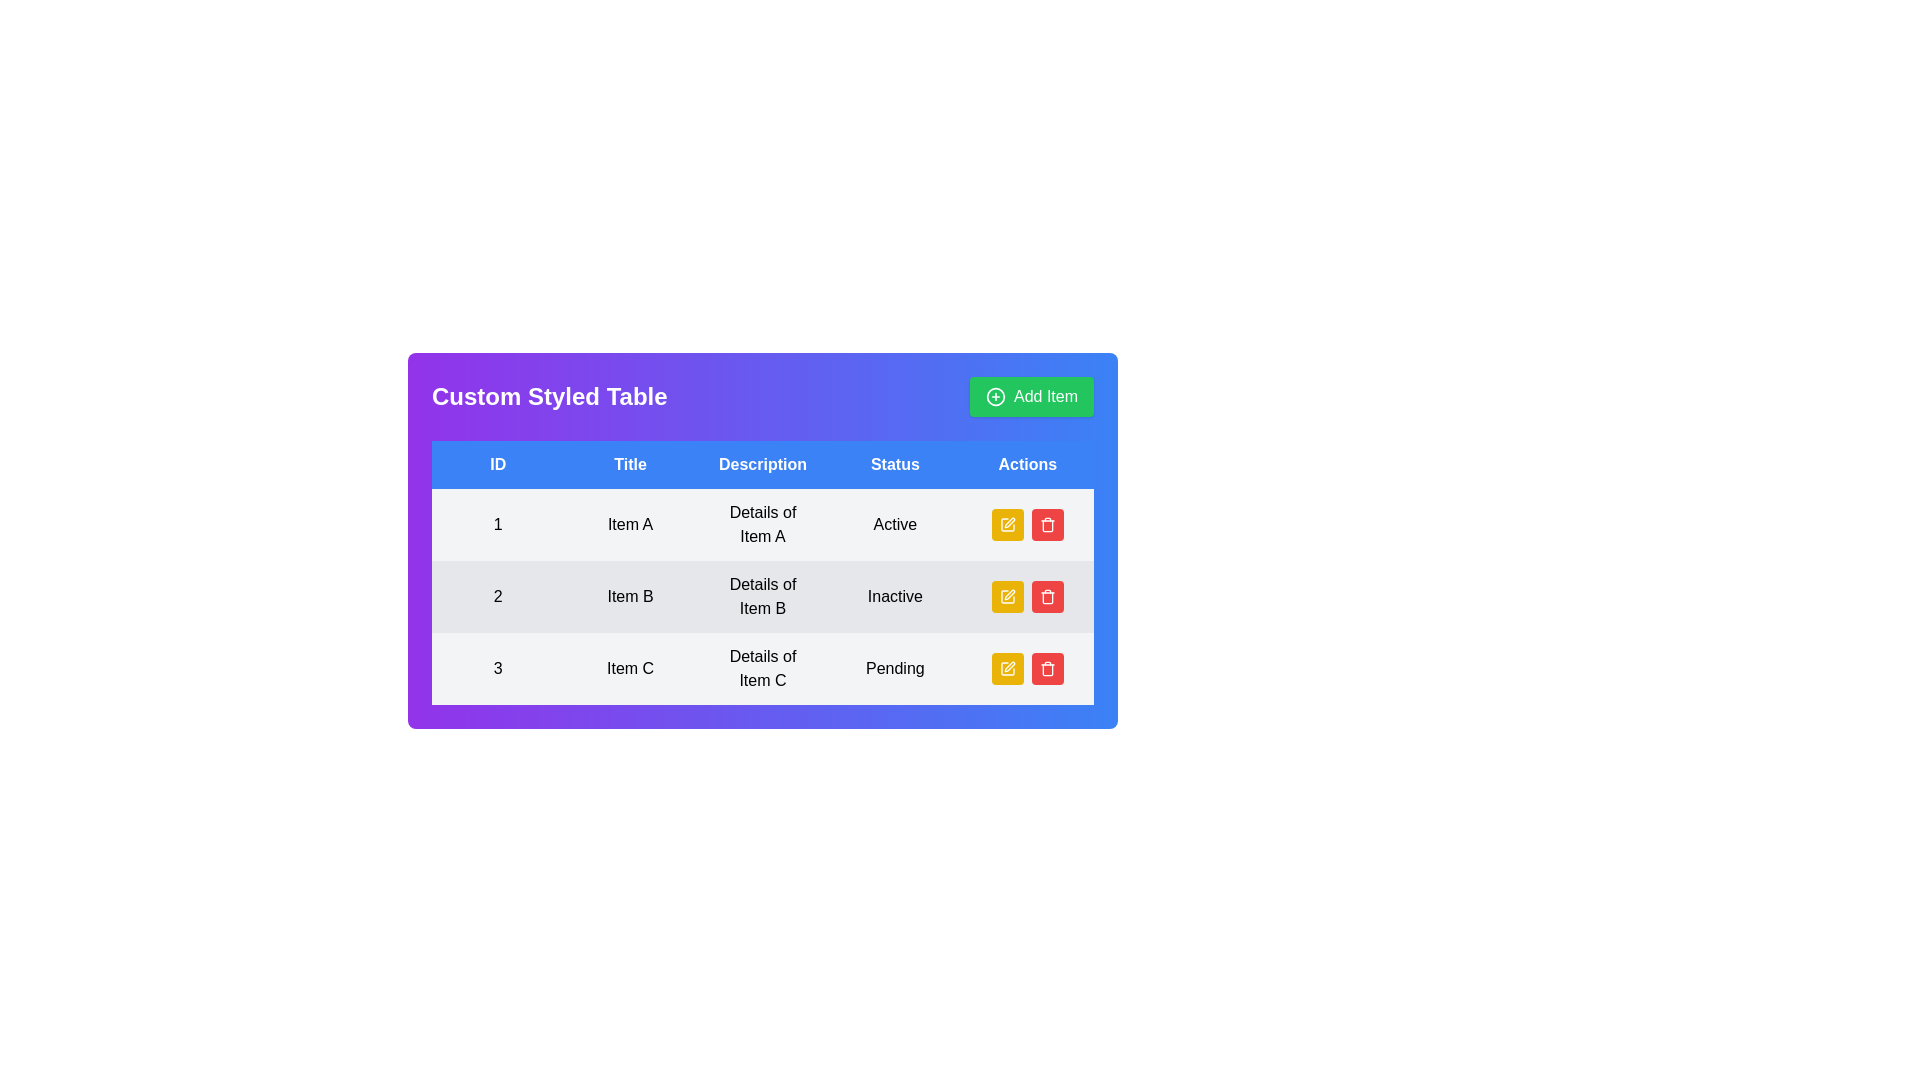 Image resolution: width=1920 pixels, height=1080 pixels. What do you see at coordinates (762, 668) in the screenshot?
I see `the third row in the table that displays information about Item C` at bounding box center [762, 668].